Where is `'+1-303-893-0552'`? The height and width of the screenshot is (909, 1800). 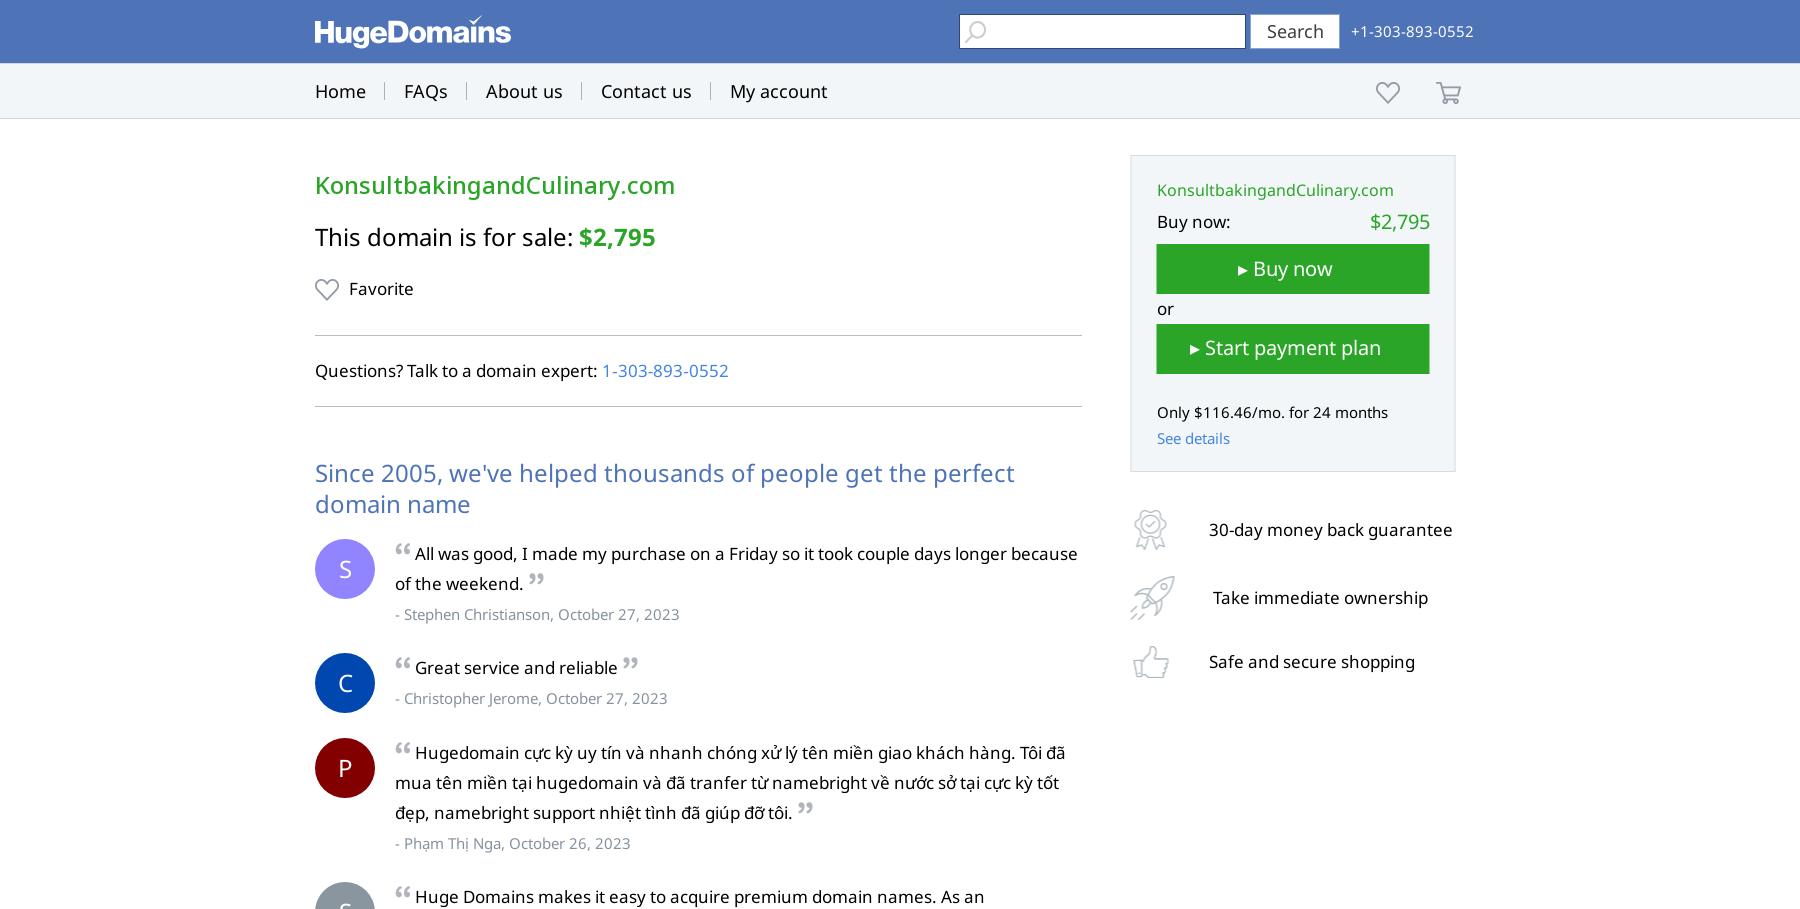 '+1-303-893-0552' is located at coordinates (1411, 29).